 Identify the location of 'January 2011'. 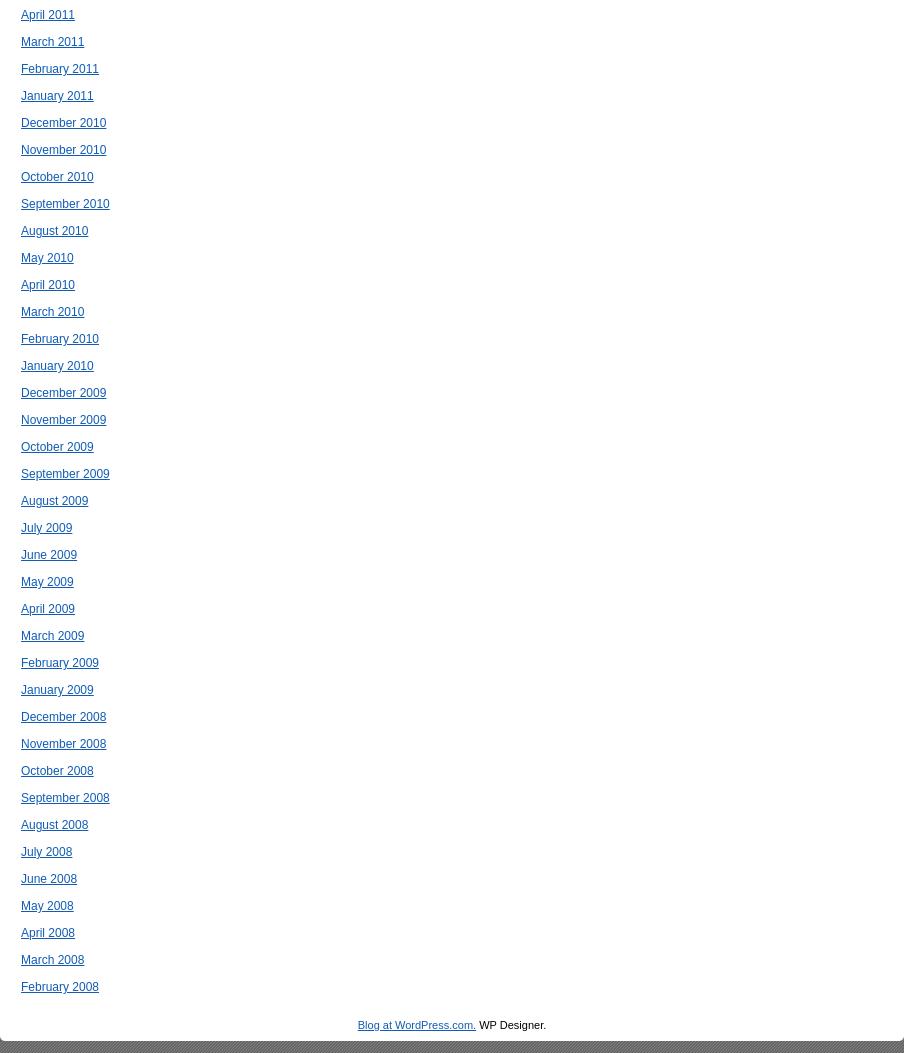
(56, 96).